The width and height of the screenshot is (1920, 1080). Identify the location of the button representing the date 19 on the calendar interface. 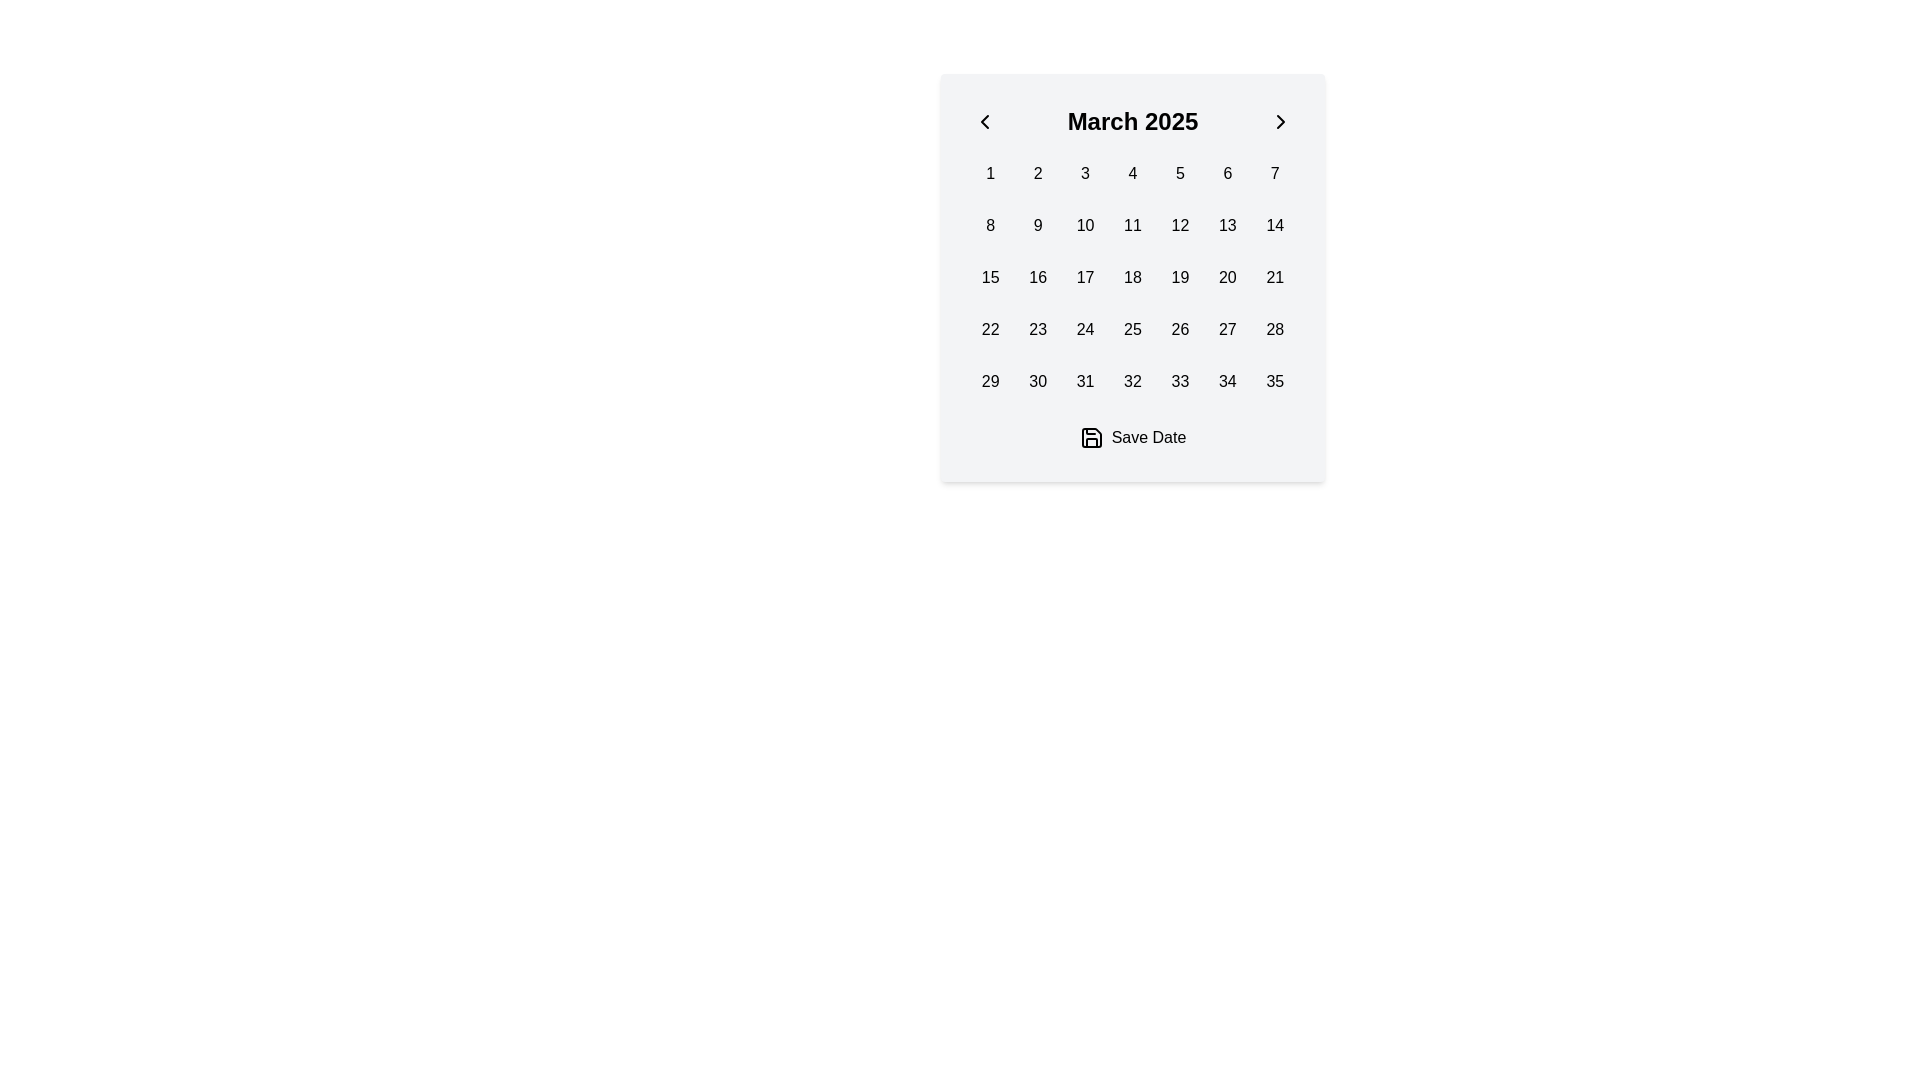
(1180, 277).